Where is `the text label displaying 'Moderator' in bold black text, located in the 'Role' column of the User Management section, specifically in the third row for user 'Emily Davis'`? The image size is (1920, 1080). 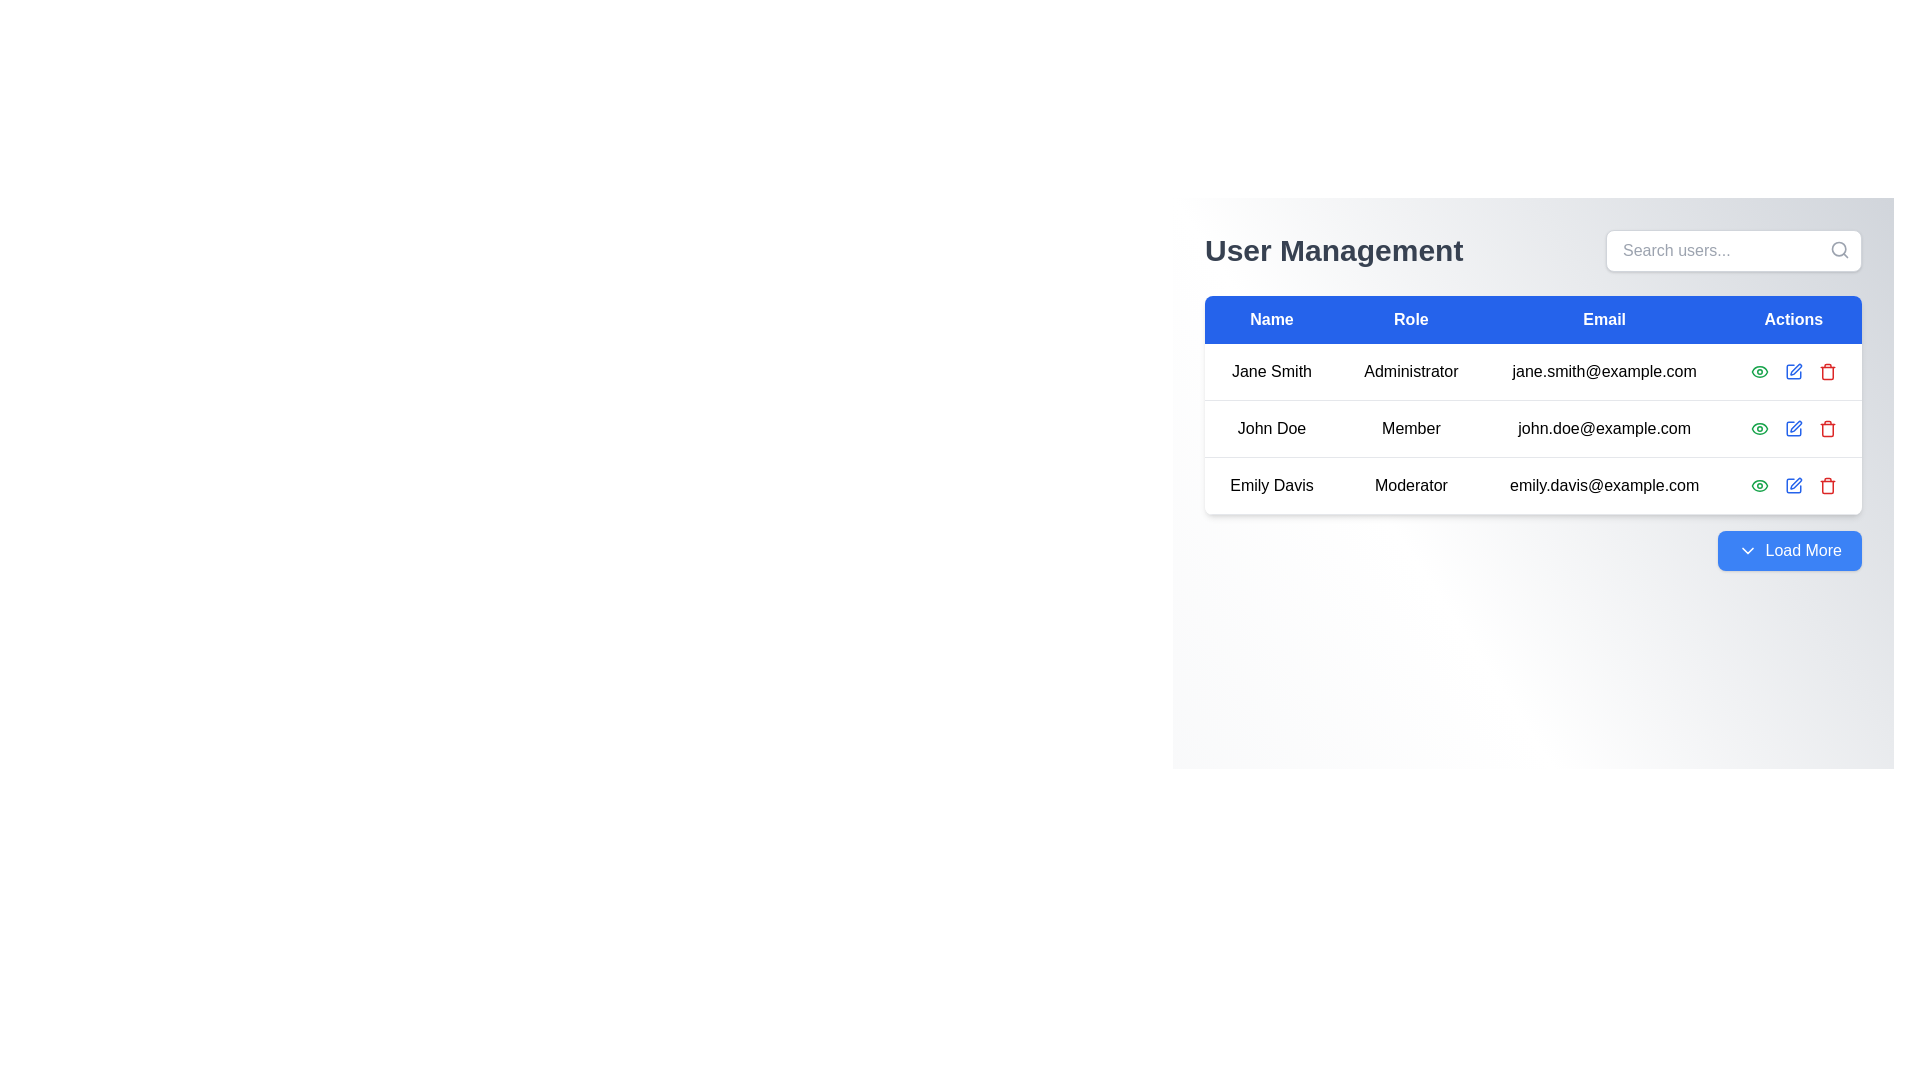
the text label displaying 'Moderator' in bold black text, located in the 'Role' column of the User Management section, specifically in the third row for user 'Emily Davis' is located at coordinates (1410, 486).